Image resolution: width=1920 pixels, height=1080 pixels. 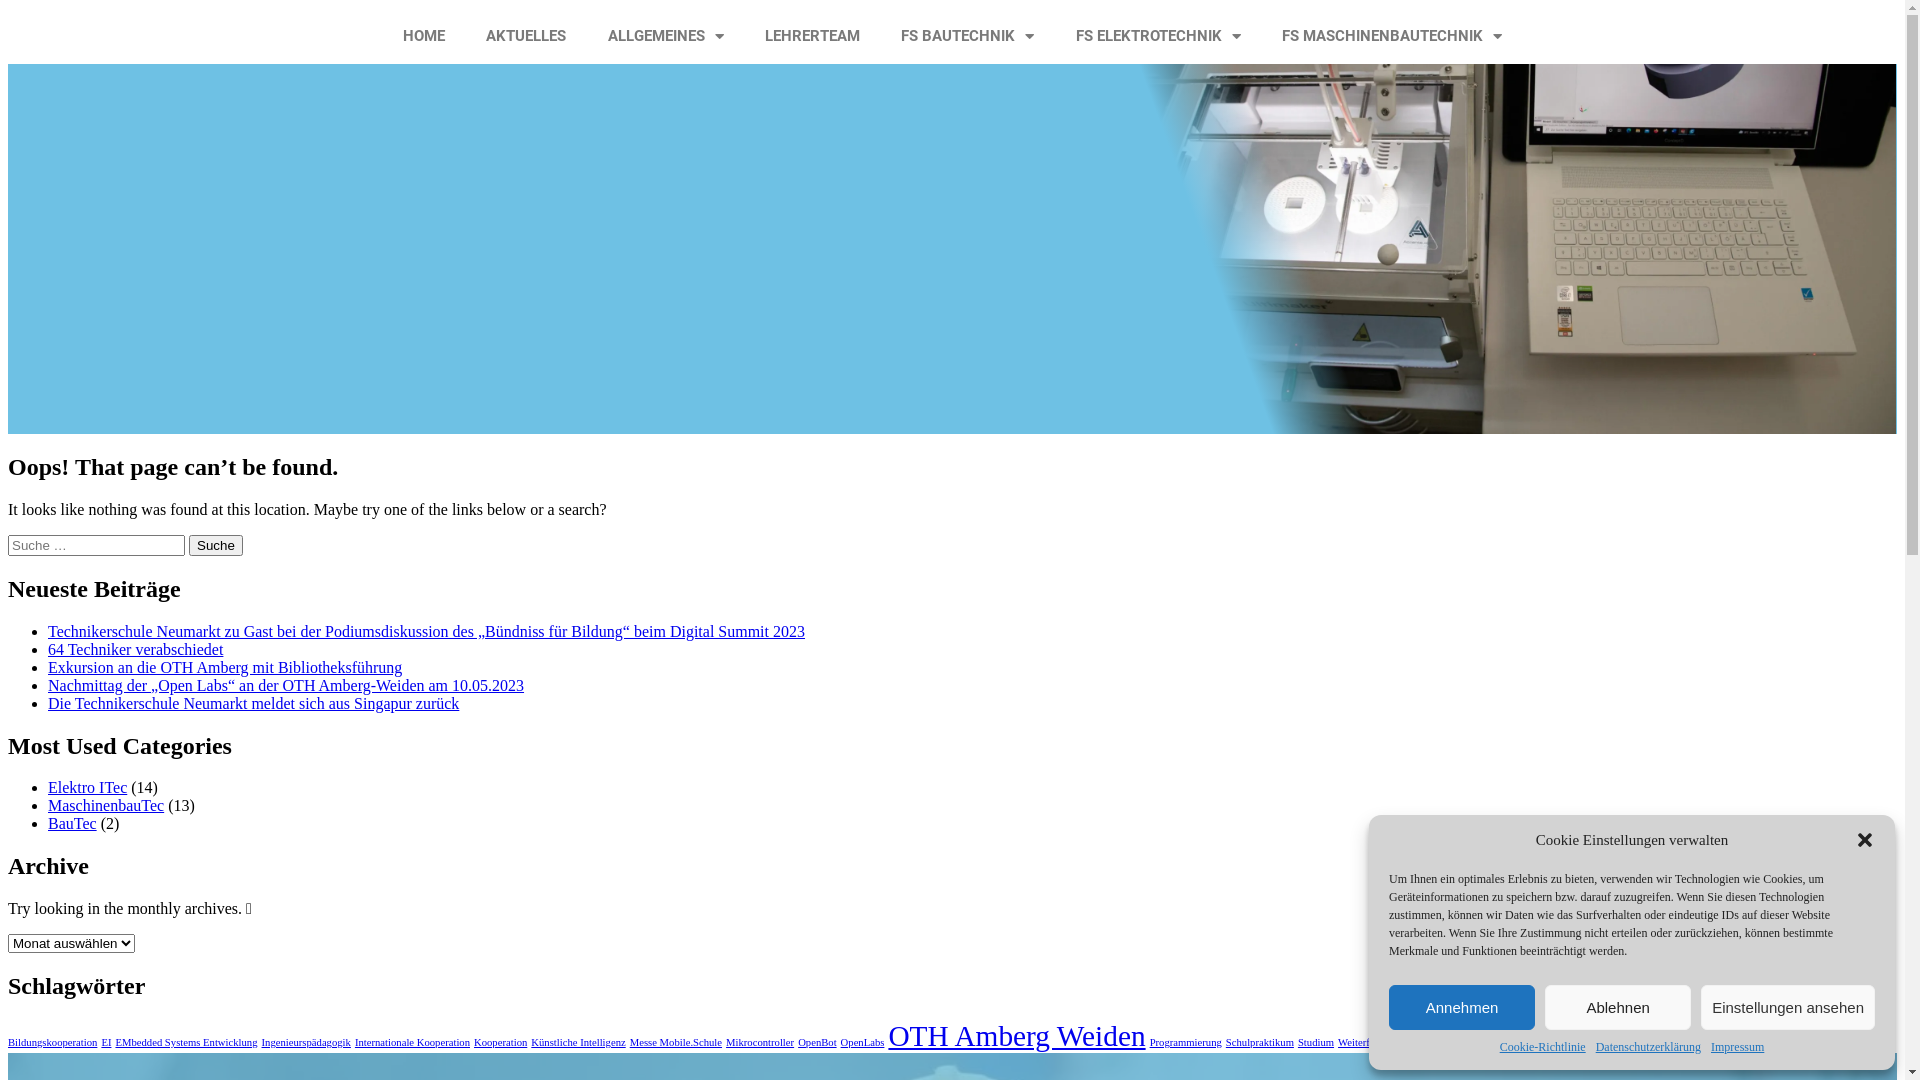 What do you see at coordinates (968, 35) in the screenshot?
I see `'FS BAUTECHNIK'` at bounding box center [968, 35].